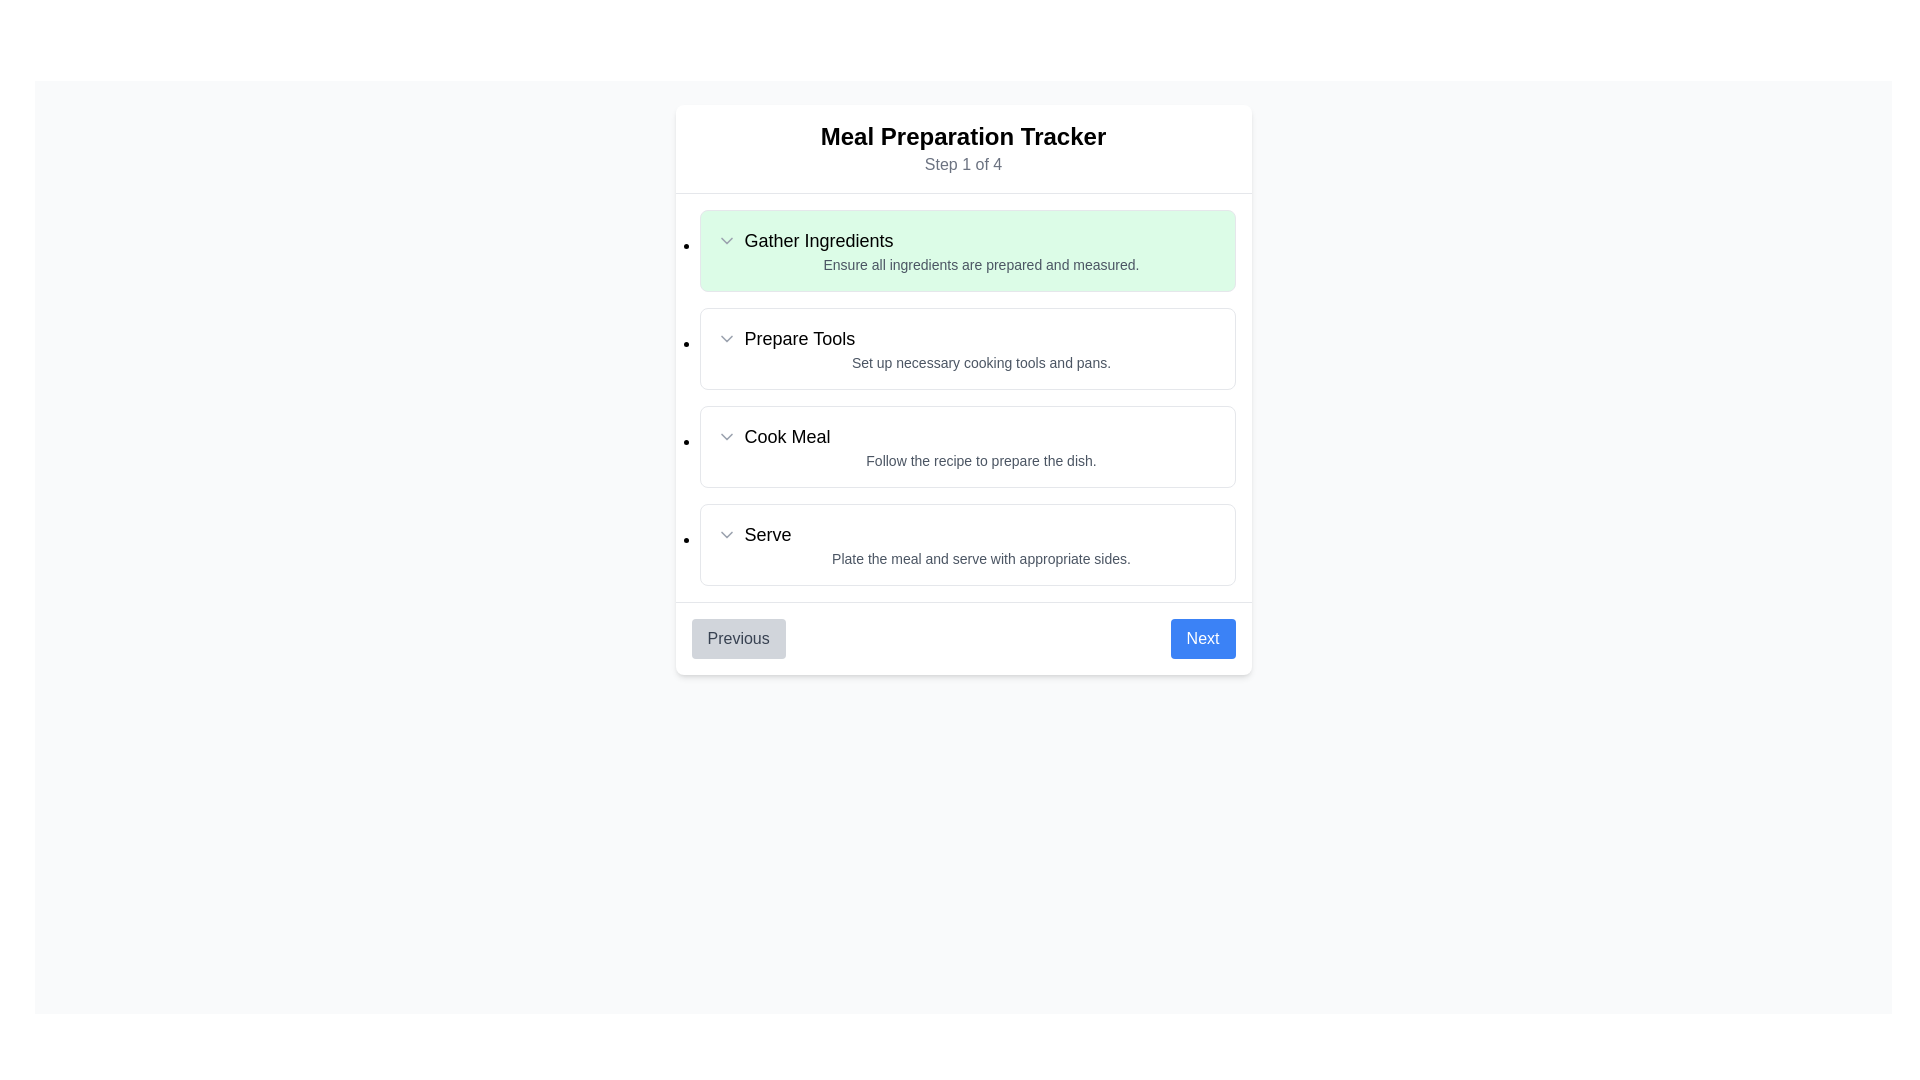  Describe the element at coordinates (967, 338) in the screenshot. I see `the title of the instructional section` at that location.